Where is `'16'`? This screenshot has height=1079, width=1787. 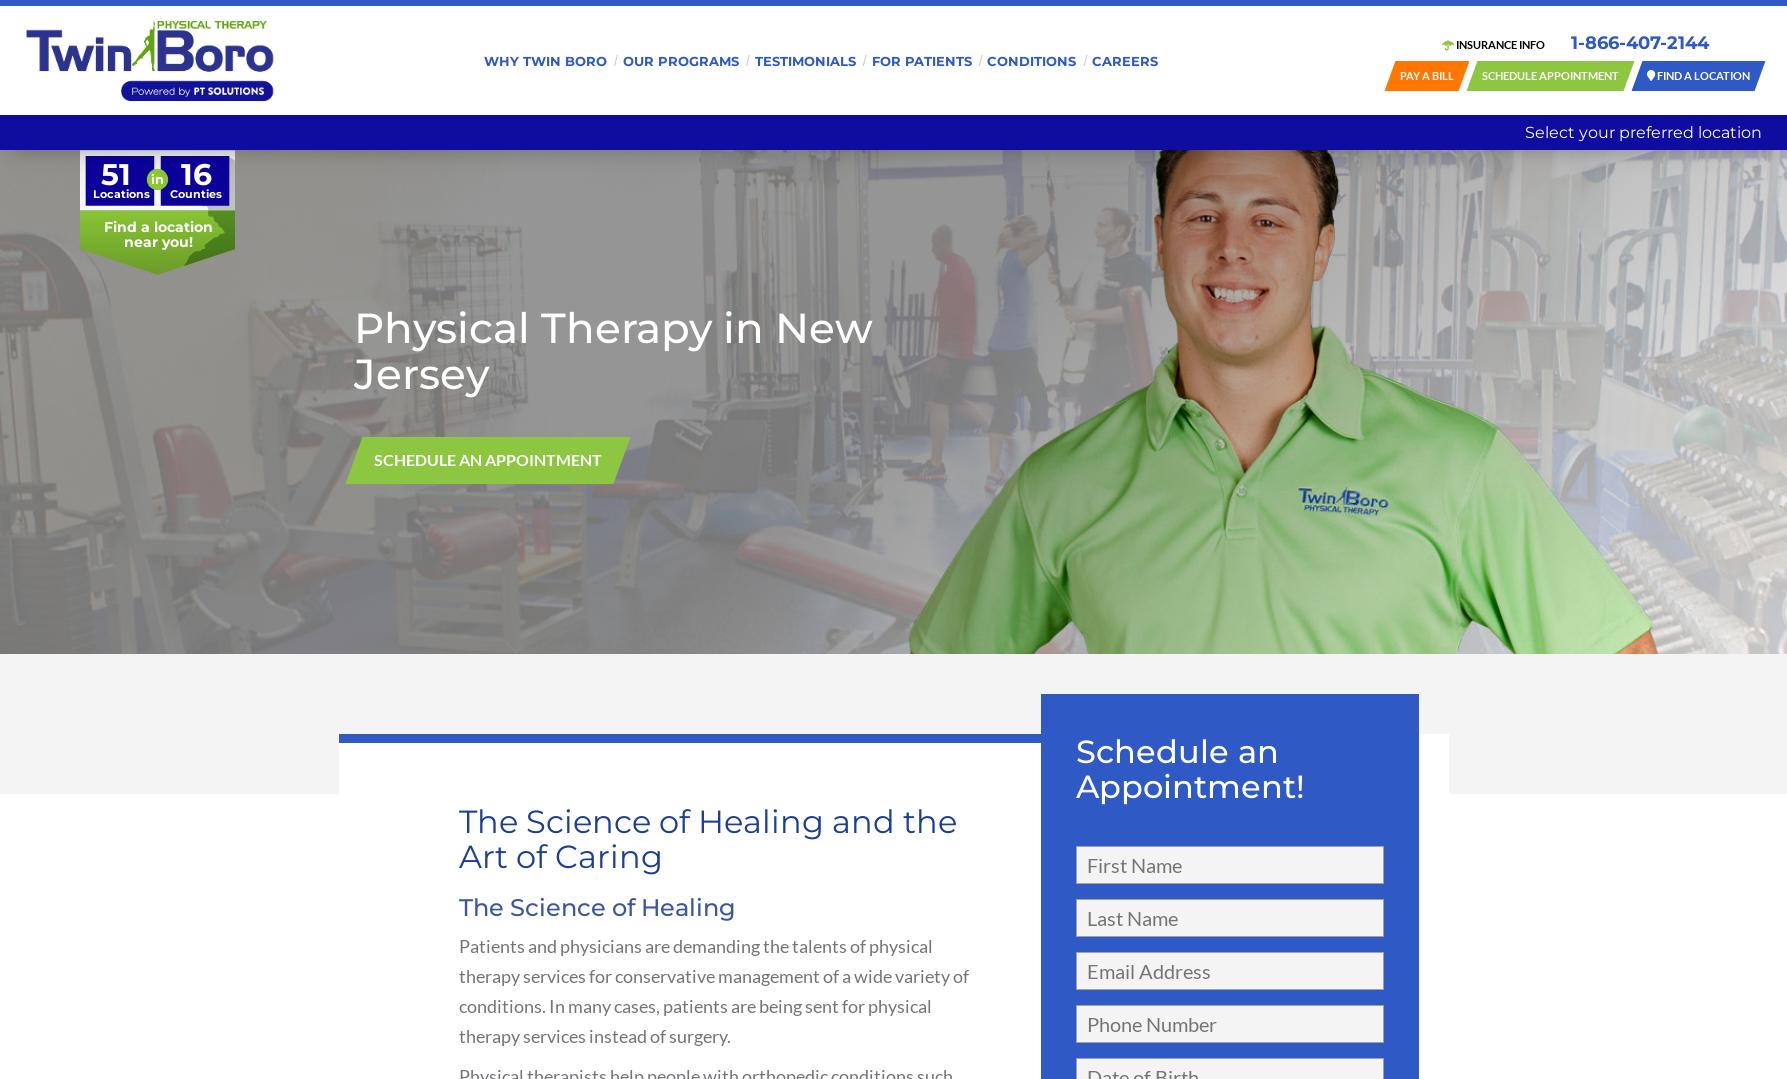 '16' is located at coordinates (195, 174).